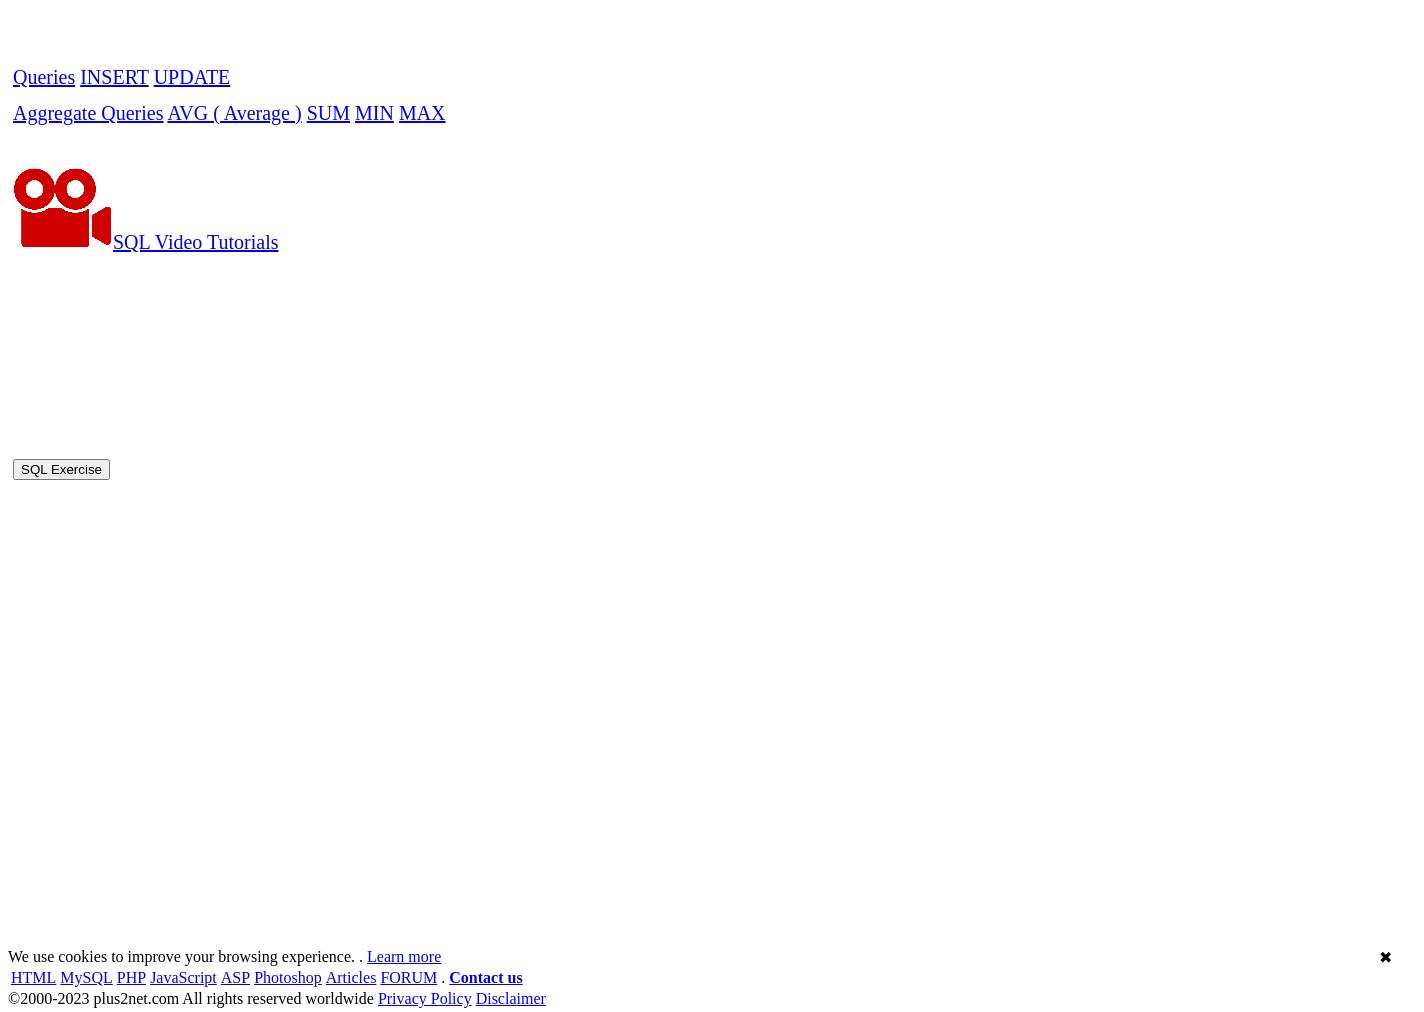  I want to click on 'Articles', so click(349, 417).